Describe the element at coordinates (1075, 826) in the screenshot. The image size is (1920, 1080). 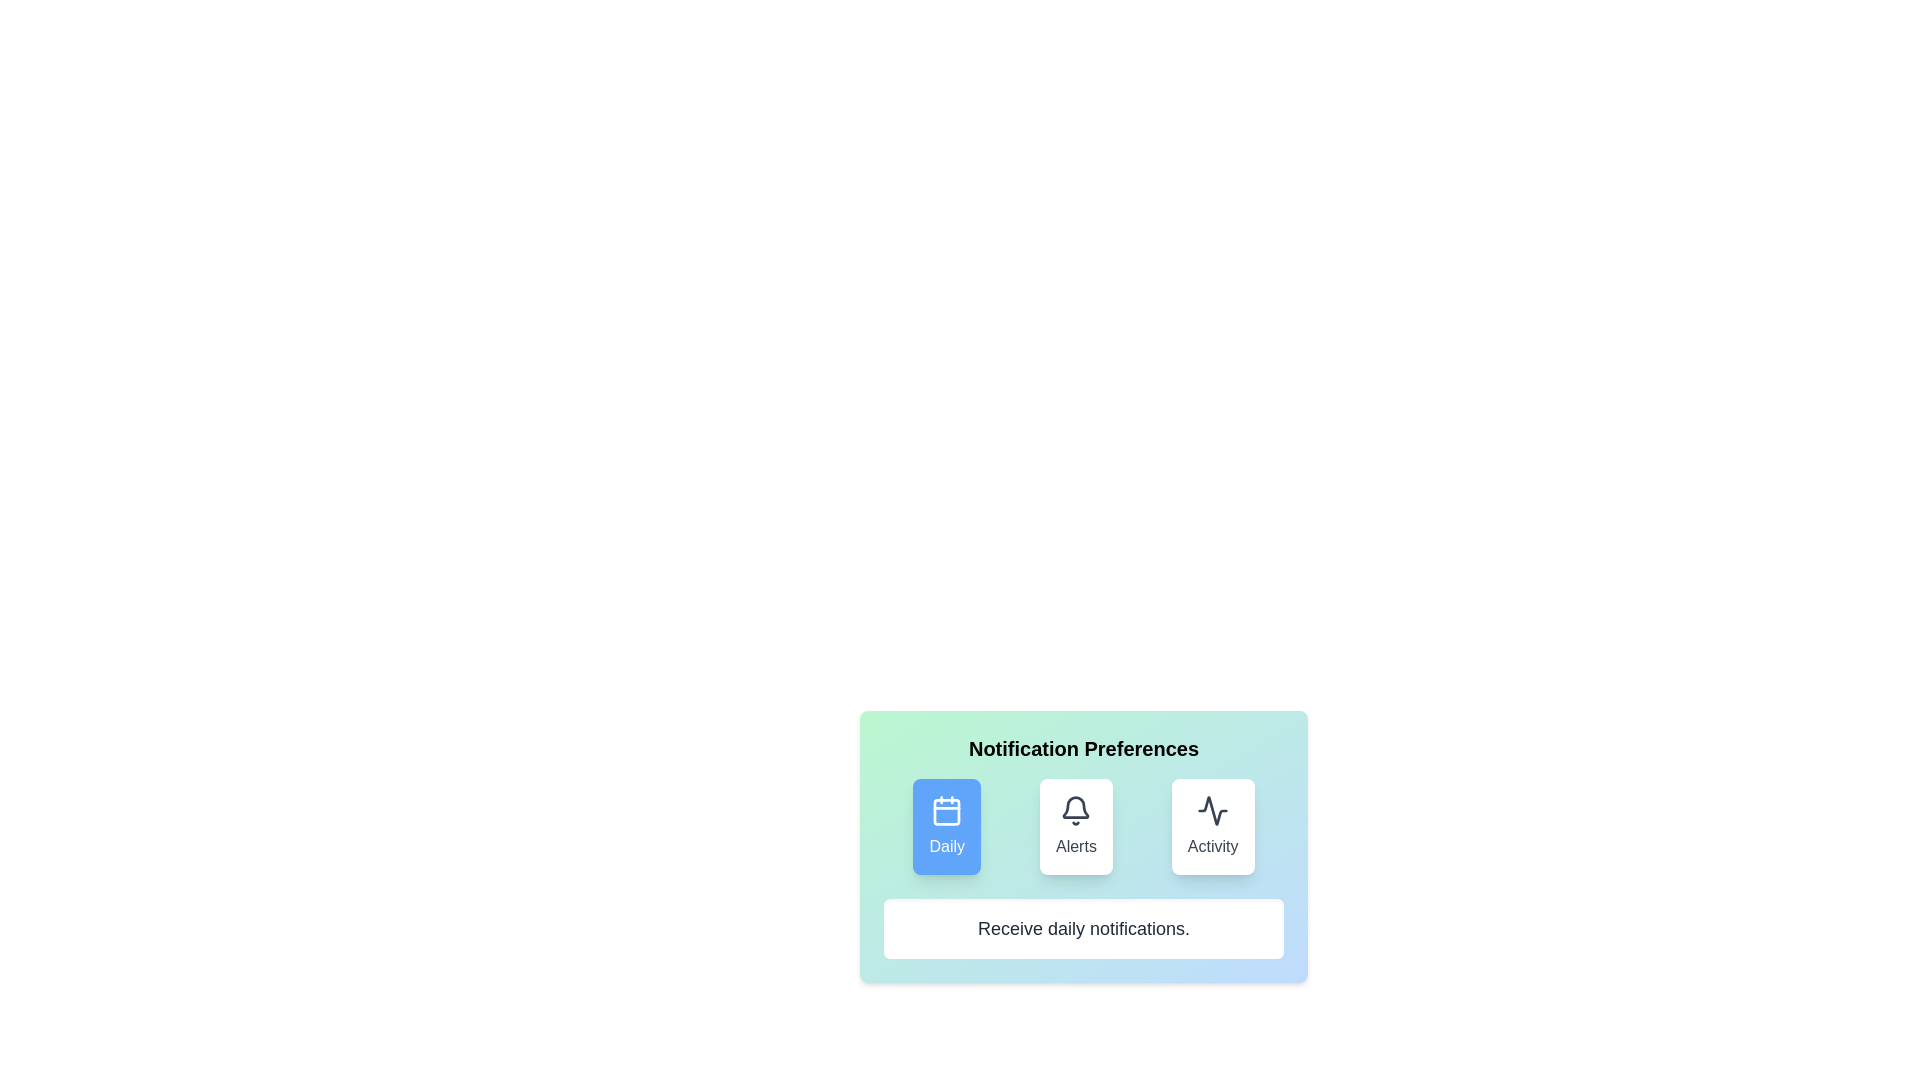
I see `the button labeled 'Alerts' to see its hover effect` at that location.